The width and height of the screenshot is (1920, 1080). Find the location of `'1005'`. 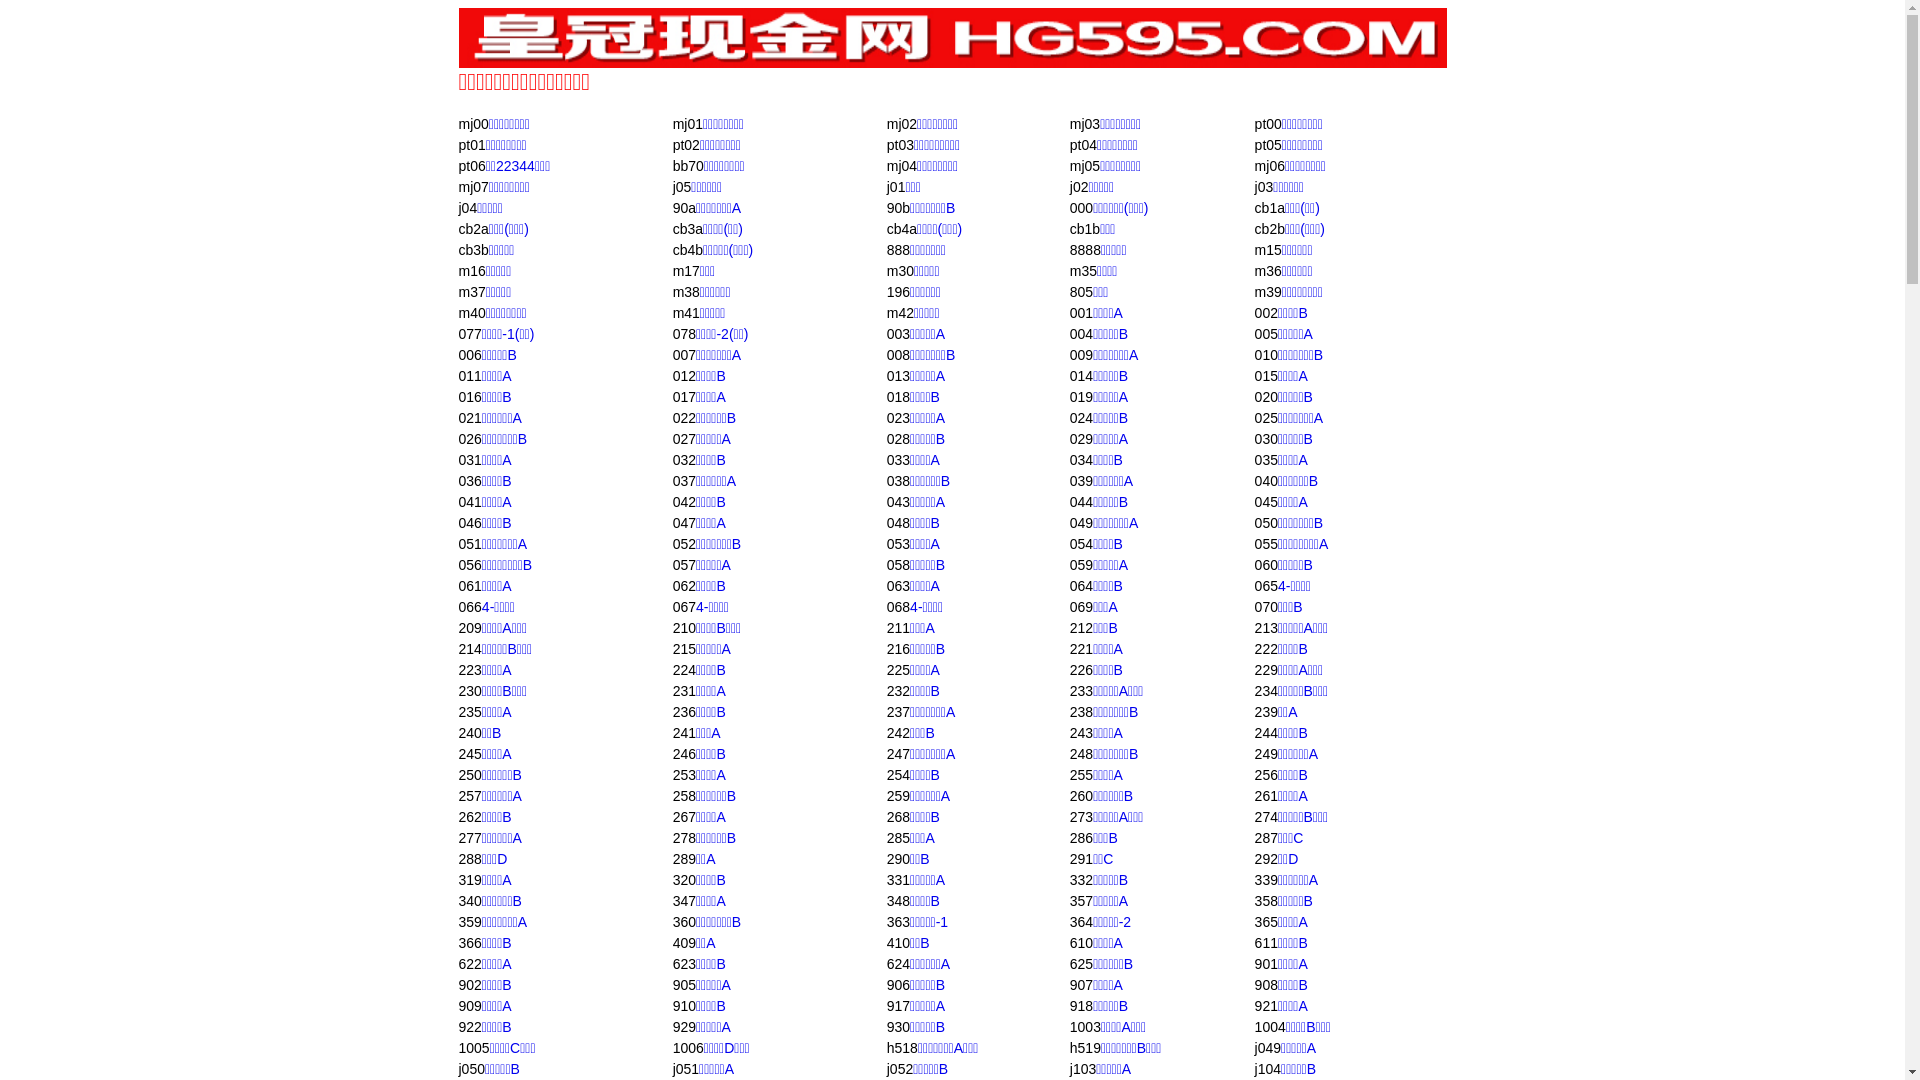

'1005' is located at coordinates (472, 1047).